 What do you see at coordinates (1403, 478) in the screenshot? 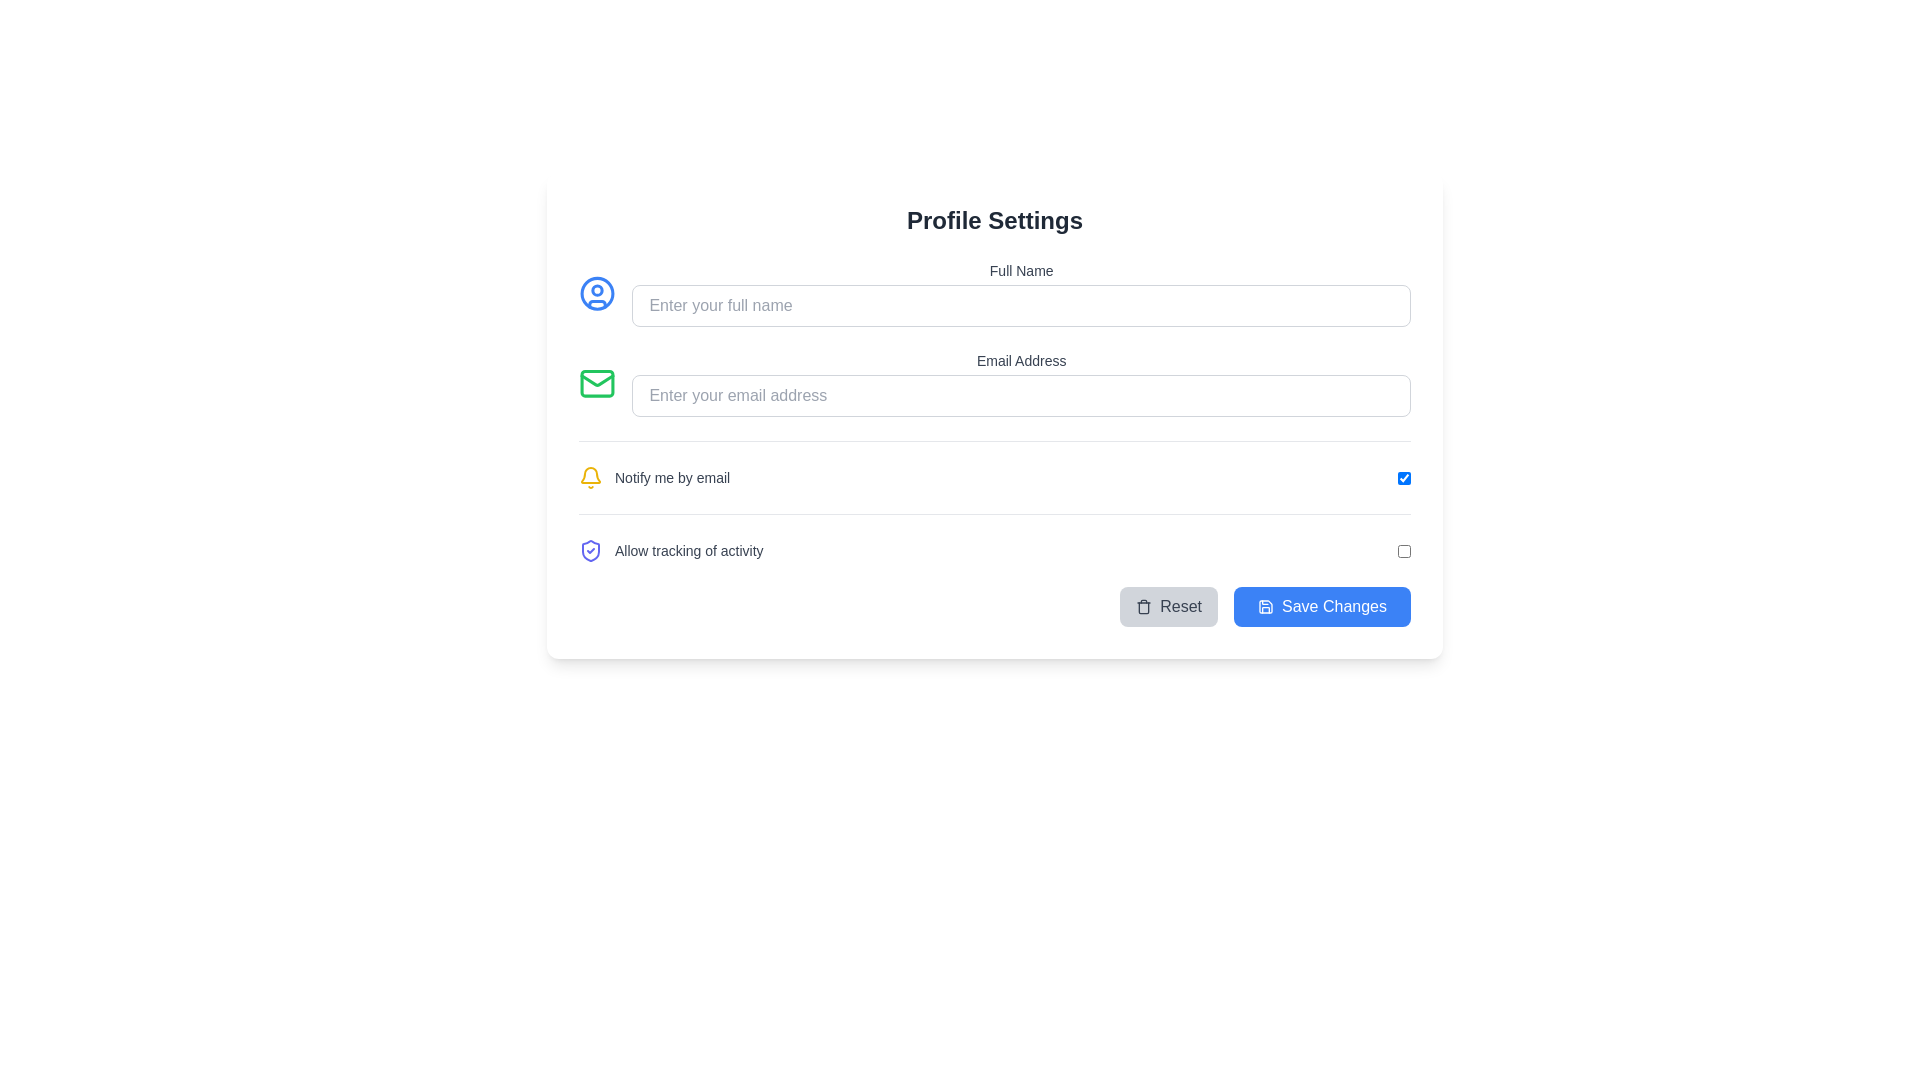
I see `the yellow rounded square checkbox aligned with the 'Notify me by email' label` at bounding box center [1403, 478].